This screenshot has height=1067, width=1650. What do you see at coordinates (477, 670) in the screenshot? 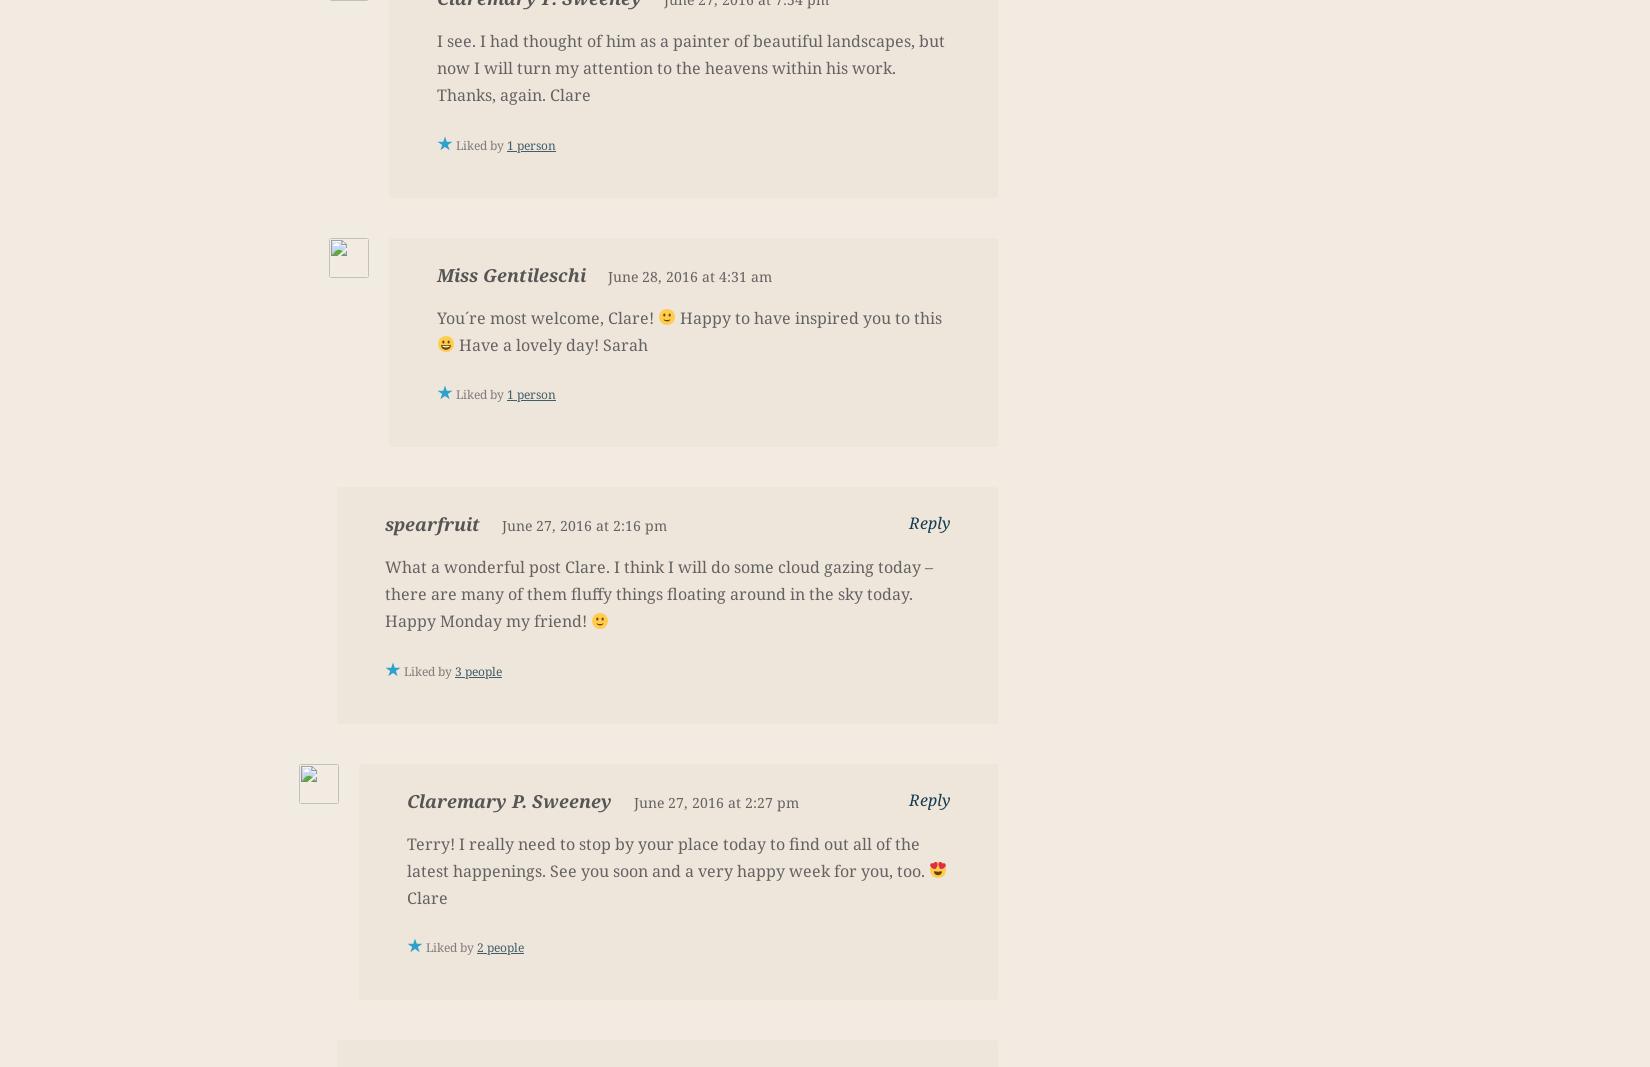
I see `'3 people'` at bounding box center [477, 670].